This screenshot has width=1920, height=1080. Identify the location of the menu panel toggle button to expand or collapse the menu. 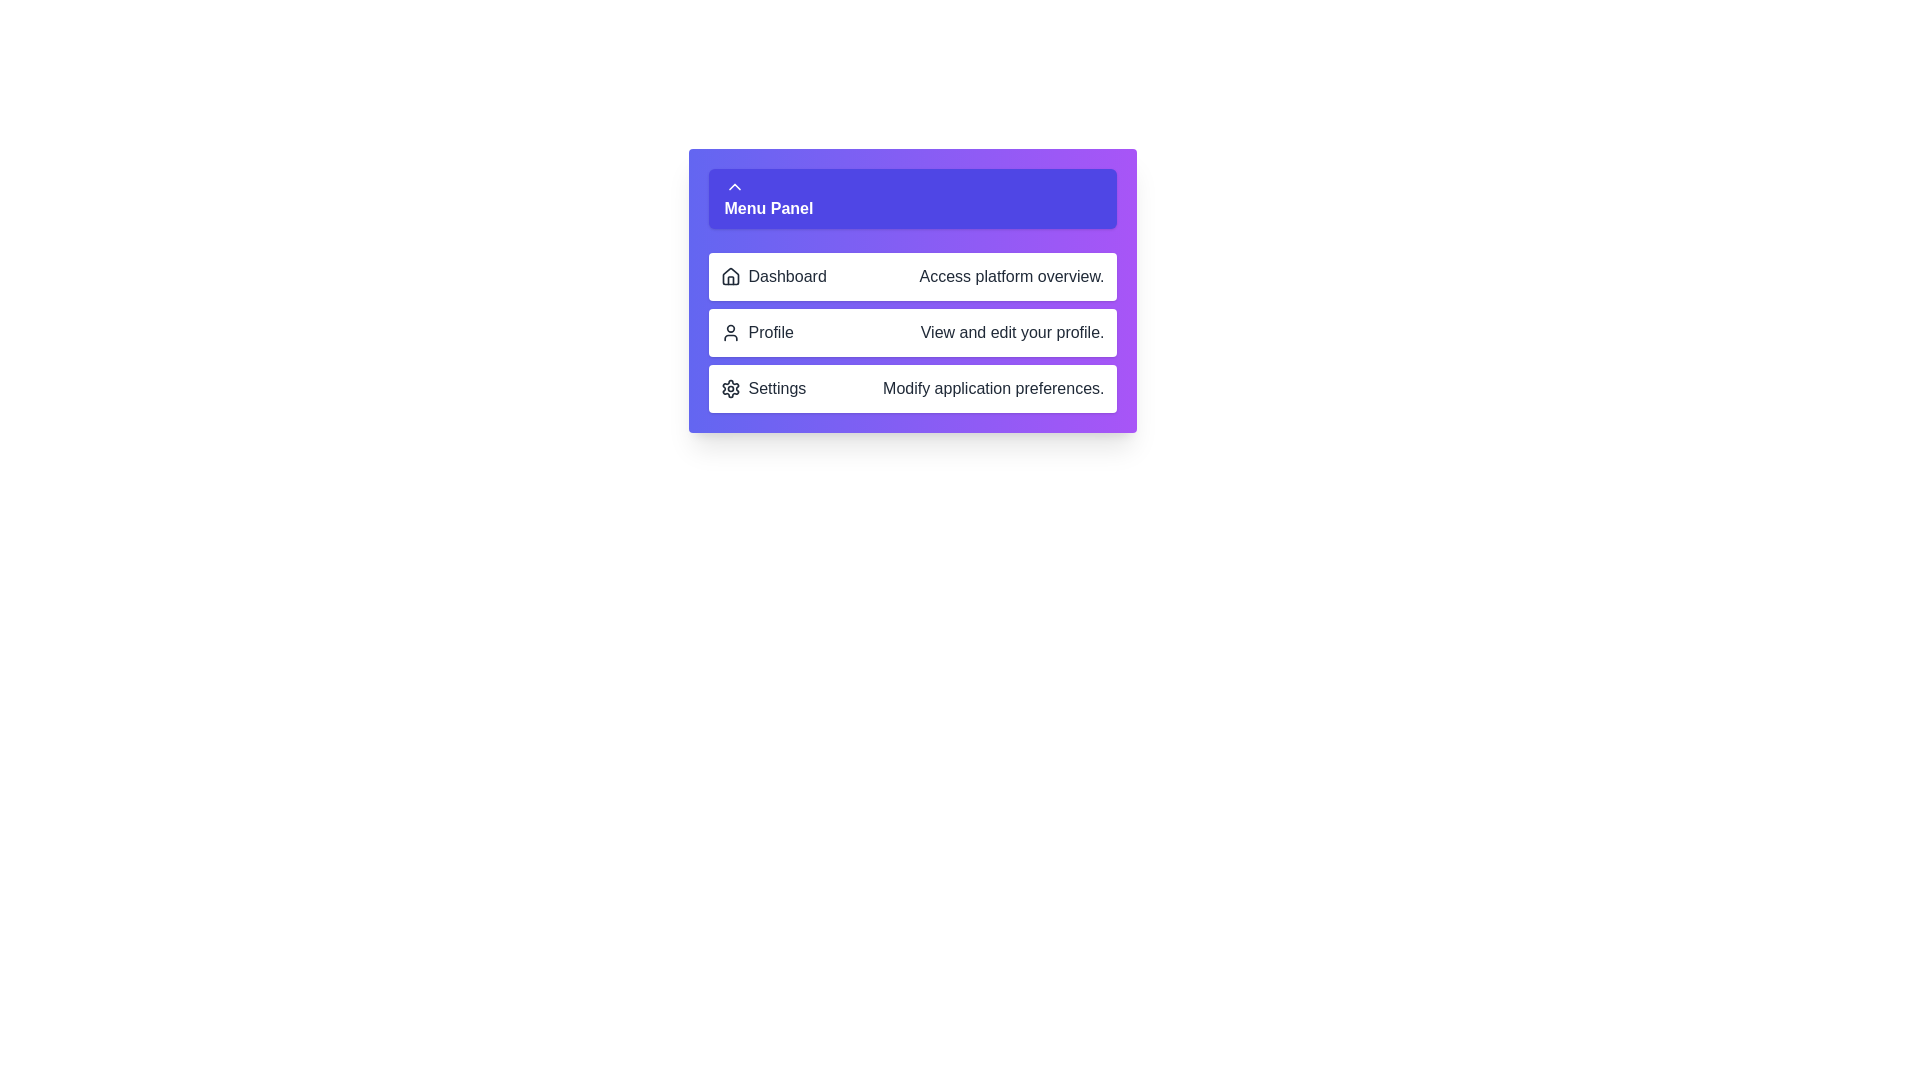
(911, 199).